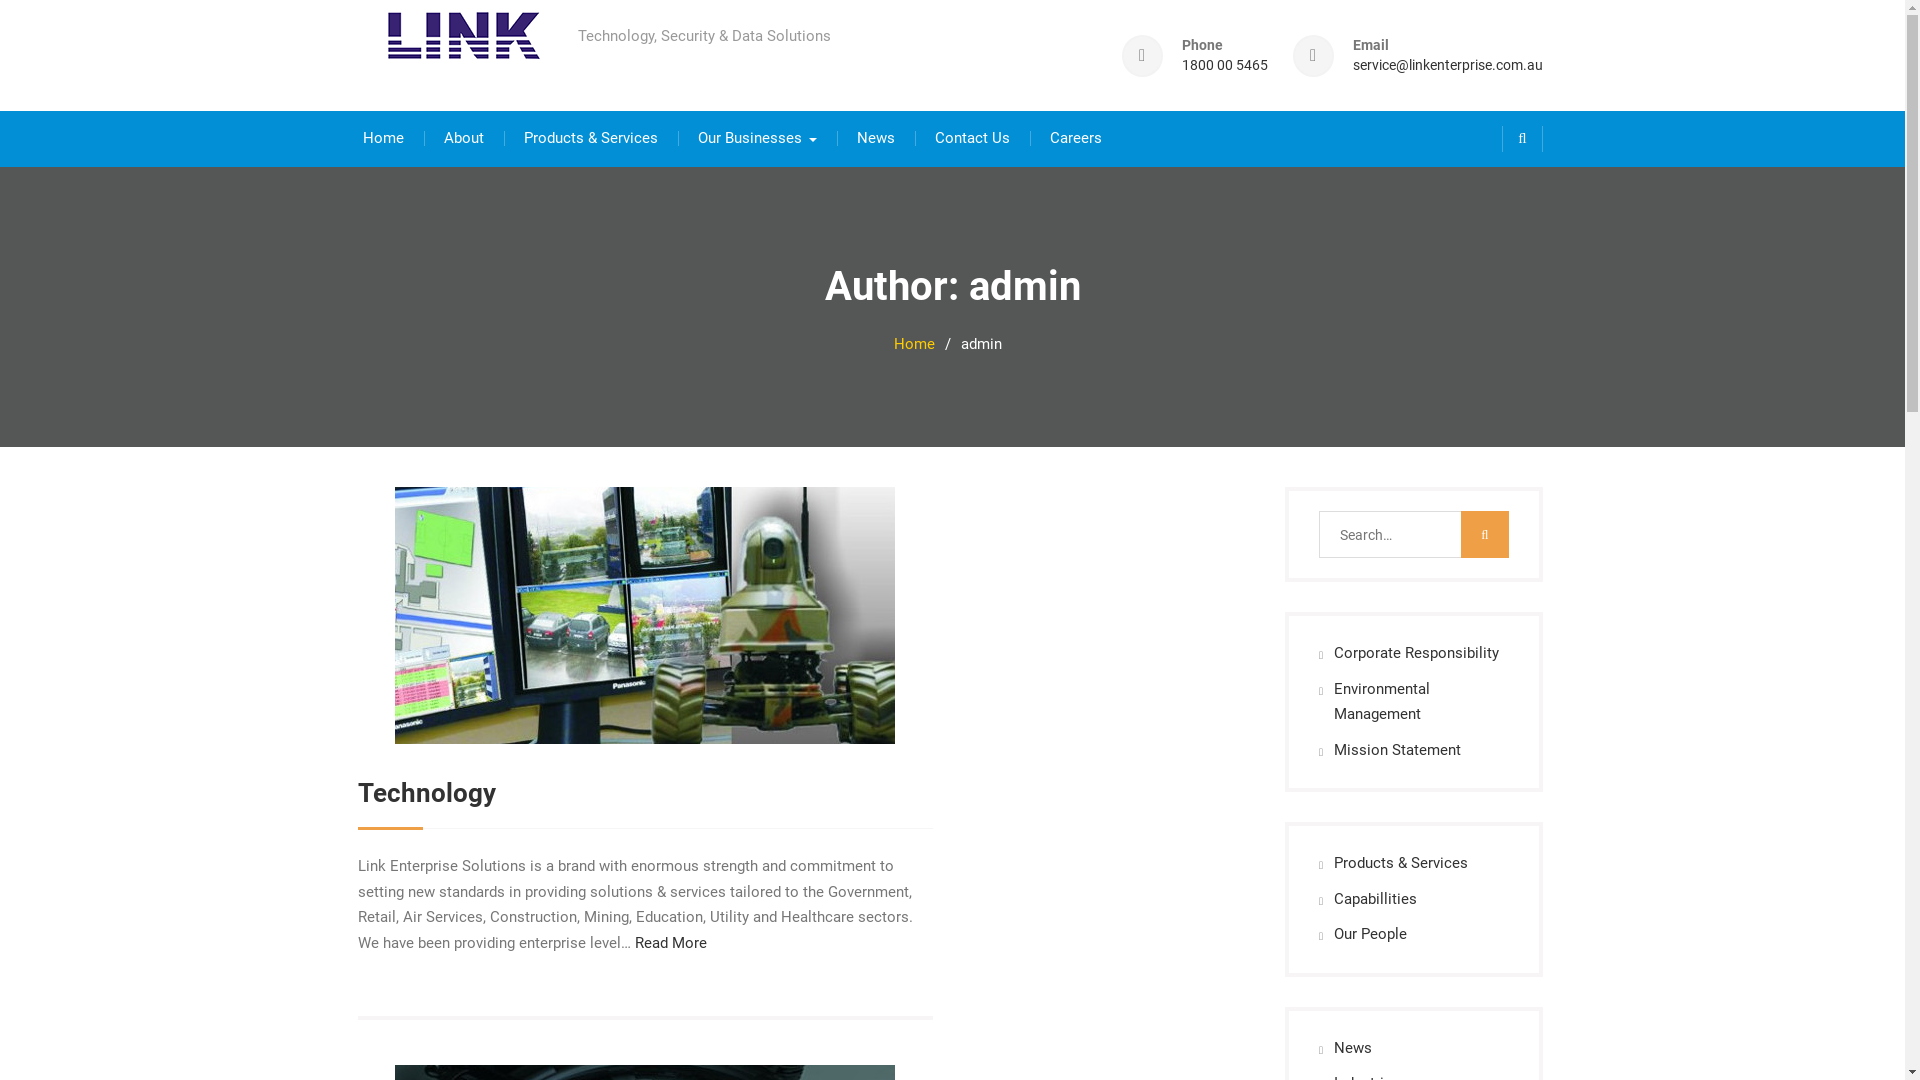 Image resolution: width=1920 pixels, height=1080 pixels. Describe the element at coordinates (756, 137) in the screenshot. I see `'Our Businesses'` at that location.